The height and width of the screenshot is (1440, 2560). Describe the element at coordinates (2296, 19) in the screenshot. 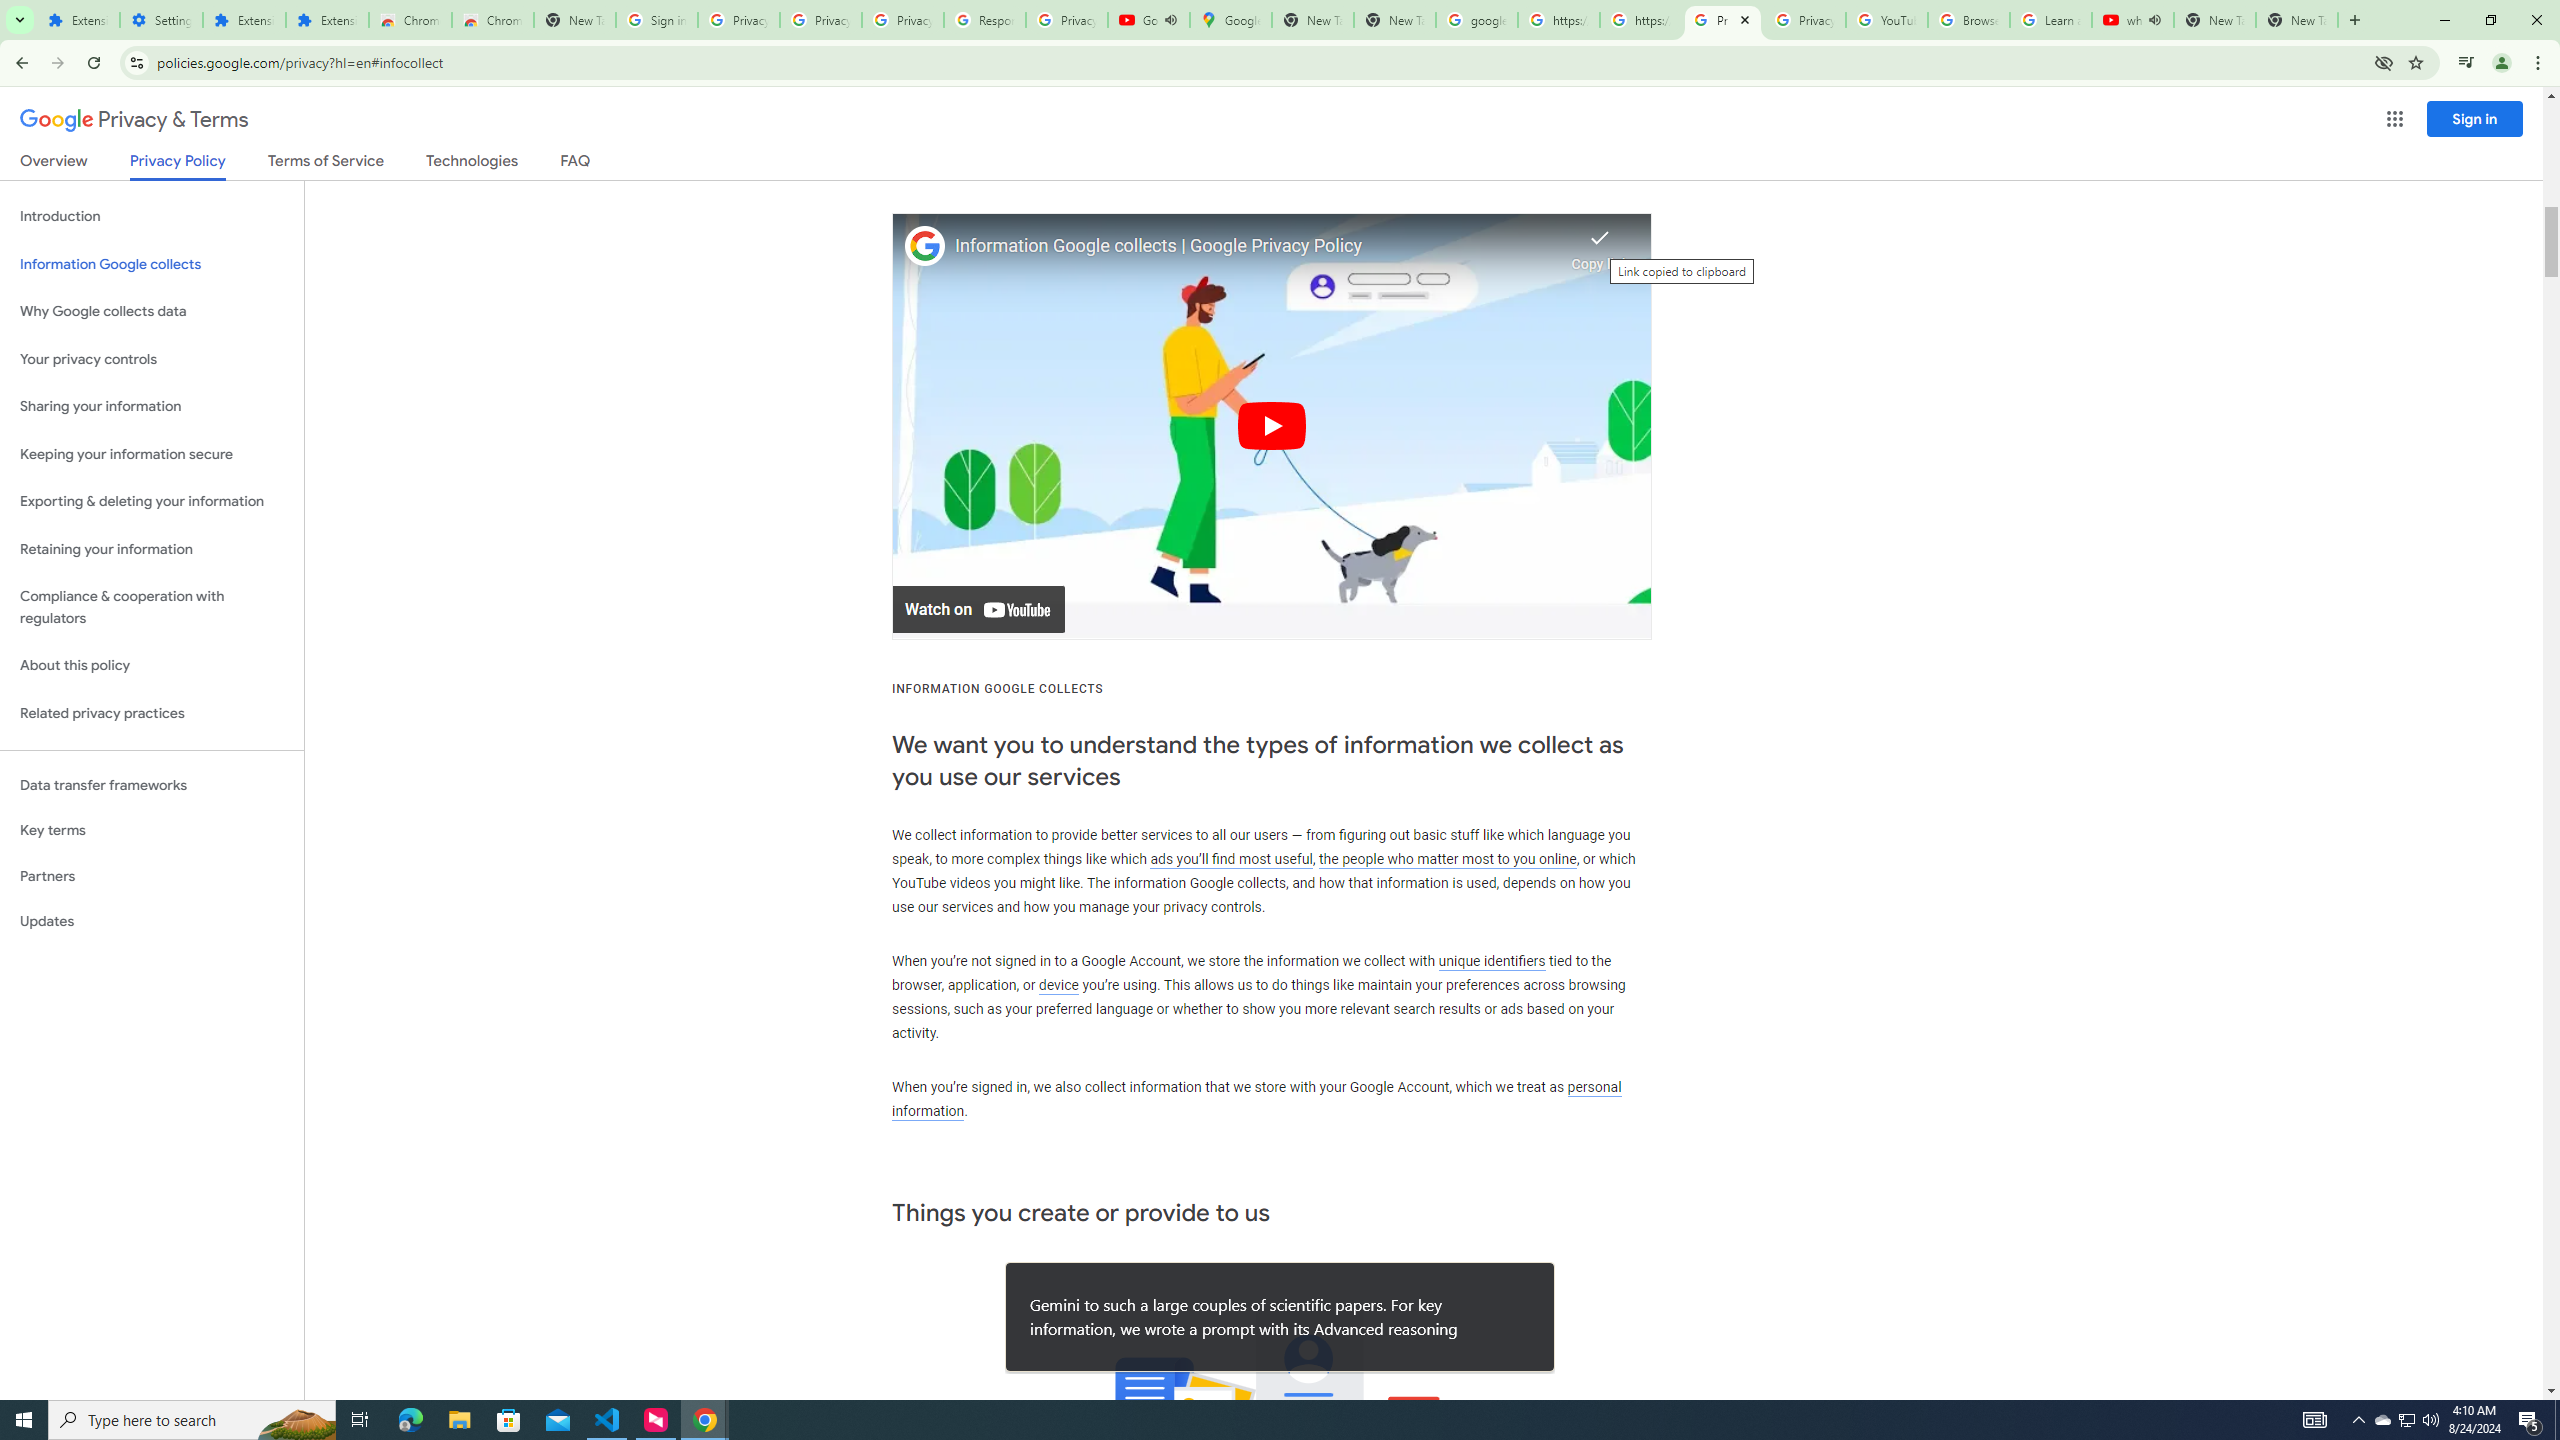

I see `'New Tab'` at that location.